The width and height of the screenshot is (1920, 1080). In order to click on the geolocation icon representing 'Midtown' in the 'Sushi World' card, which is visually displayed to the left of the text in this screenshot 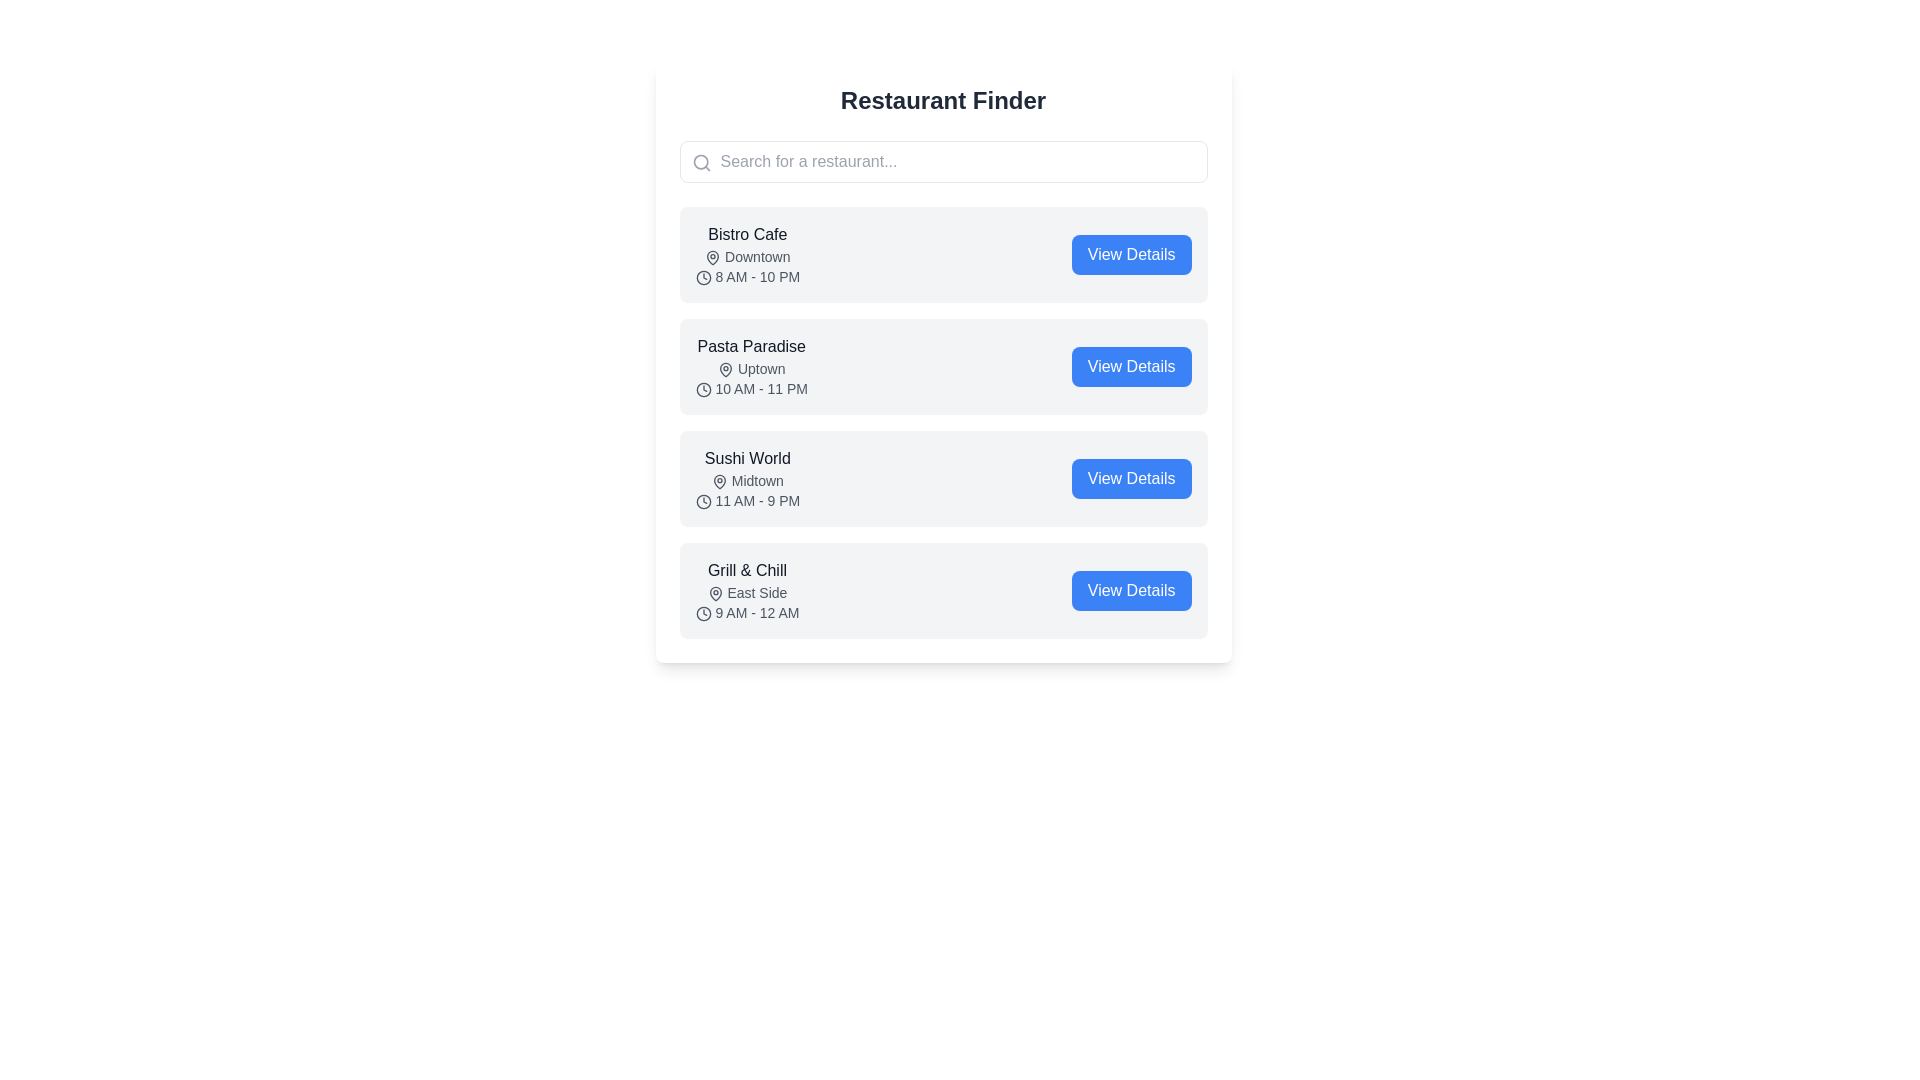, I will do `click(719, 482)`.